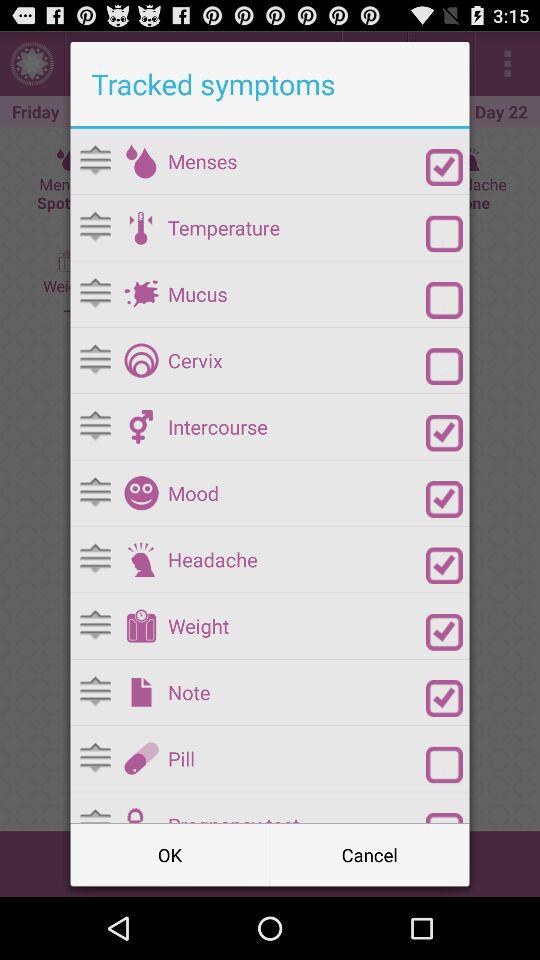 The width and height of the screenshot is (540, 960). What do you see at coordinates (444, 698) in the screenshot?
I see `selcet` at bounding box center [444, 698].